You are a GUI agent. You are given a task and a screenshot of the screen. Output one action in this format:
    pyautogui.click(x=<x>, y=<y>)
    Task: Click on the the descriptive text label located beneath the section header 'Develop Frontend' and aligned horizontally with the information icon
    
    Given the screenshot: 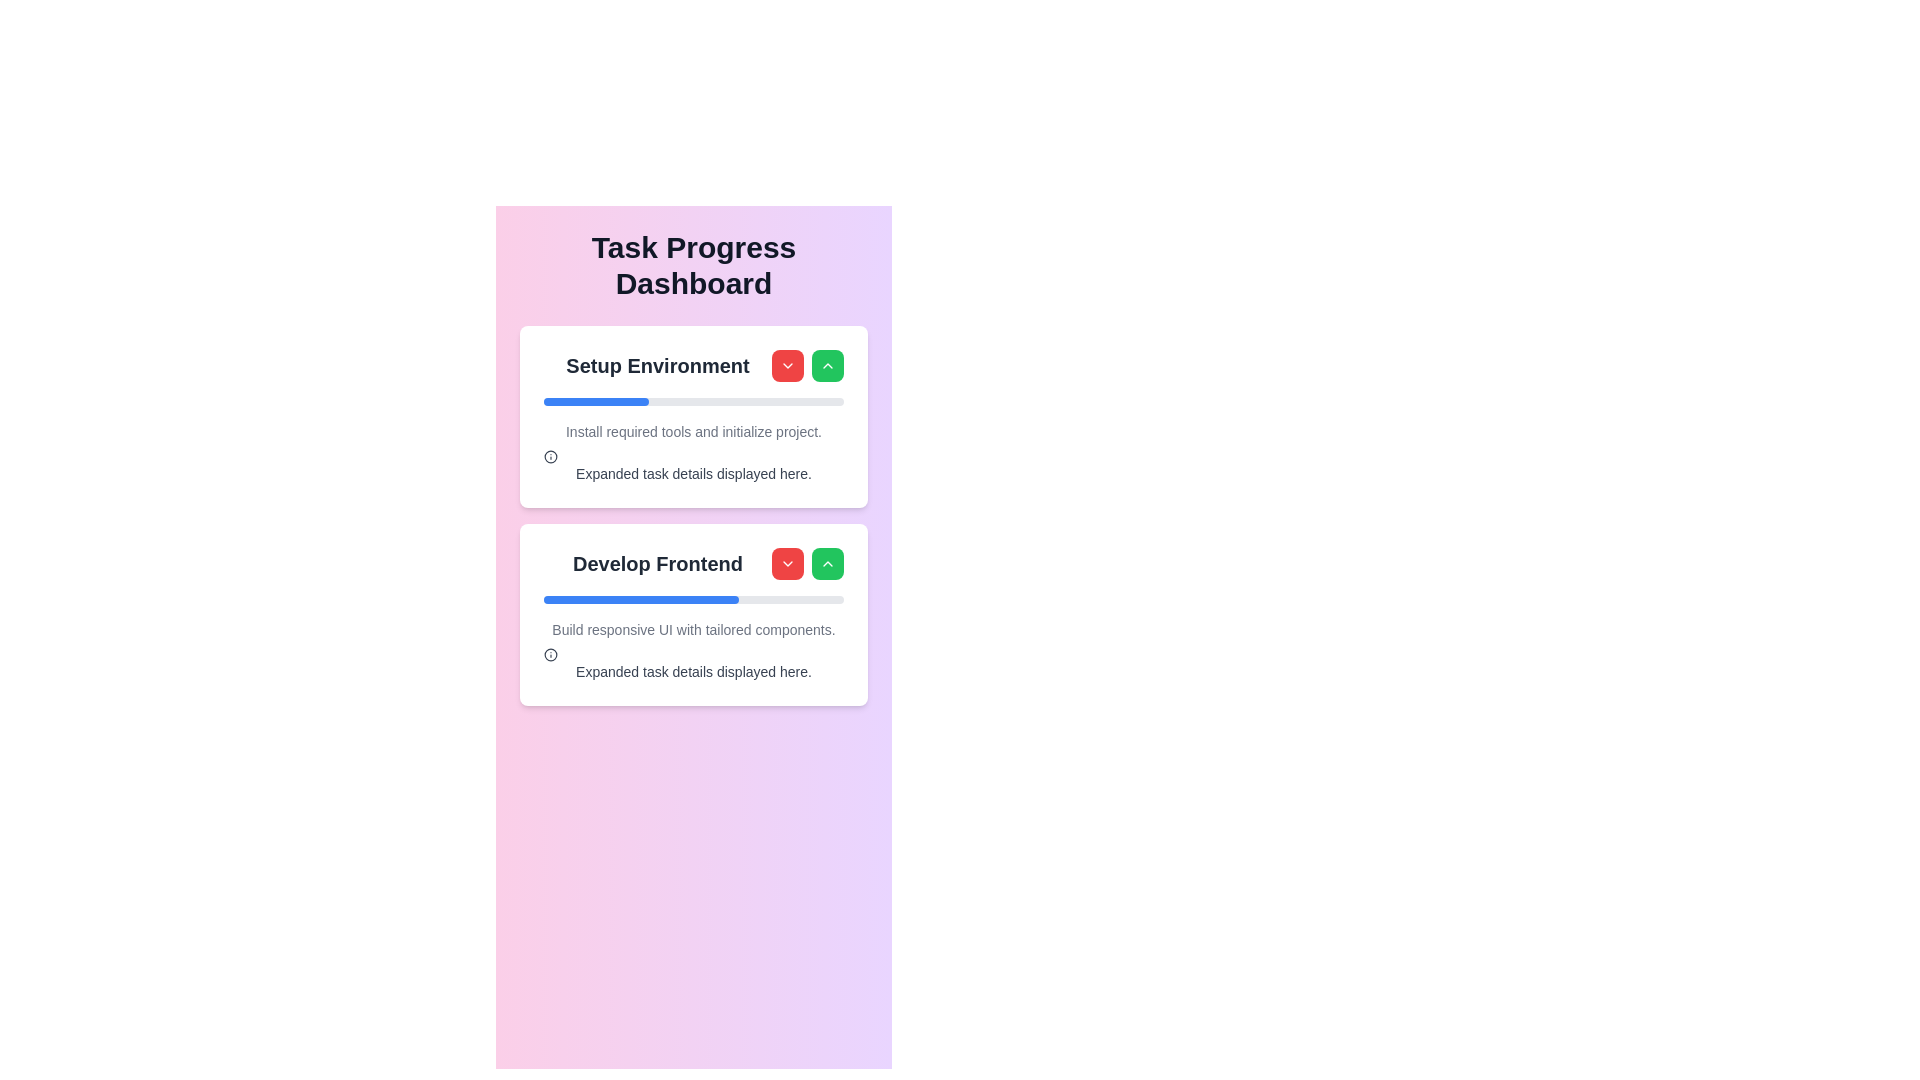 What is the action you would take?
    pyautogui.click(x=694, y=671)
    